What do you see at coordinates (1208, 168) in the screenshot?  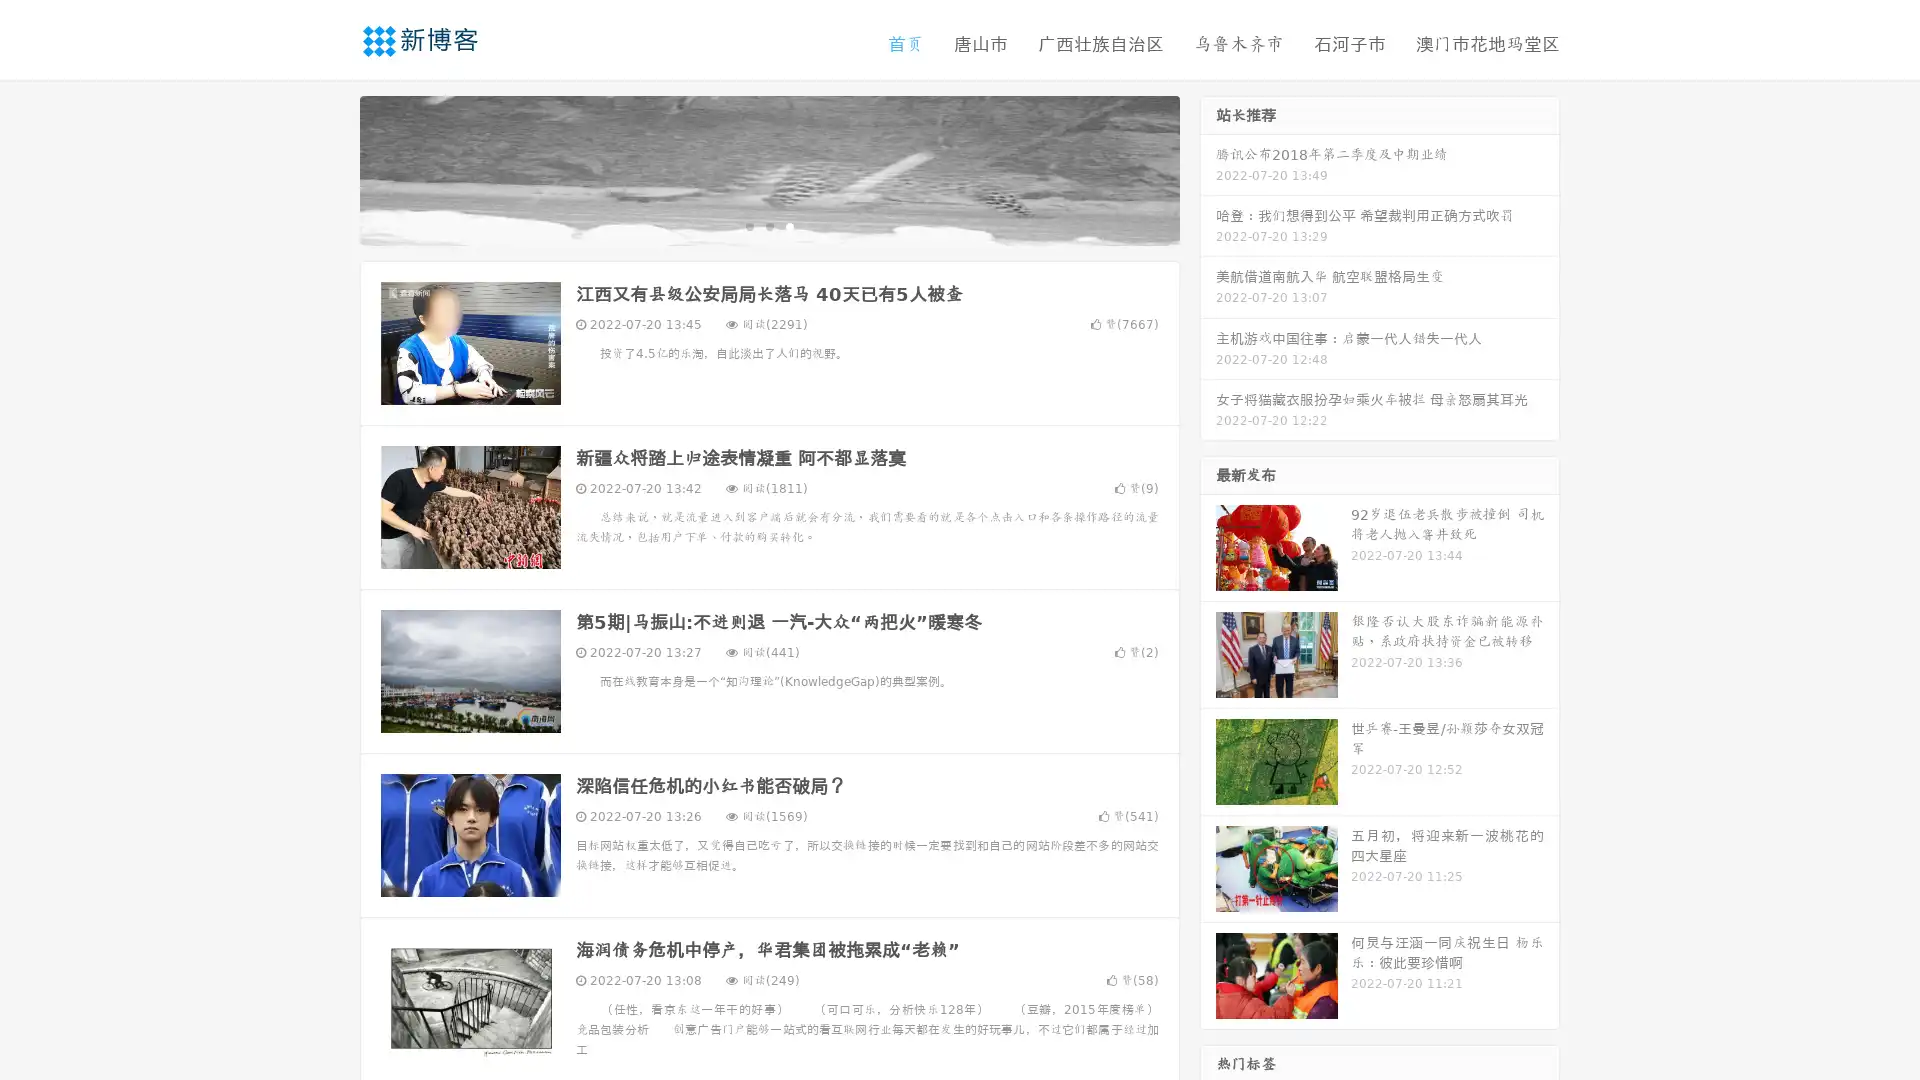 I see `Next slide` at bounding box center [1208, 168].